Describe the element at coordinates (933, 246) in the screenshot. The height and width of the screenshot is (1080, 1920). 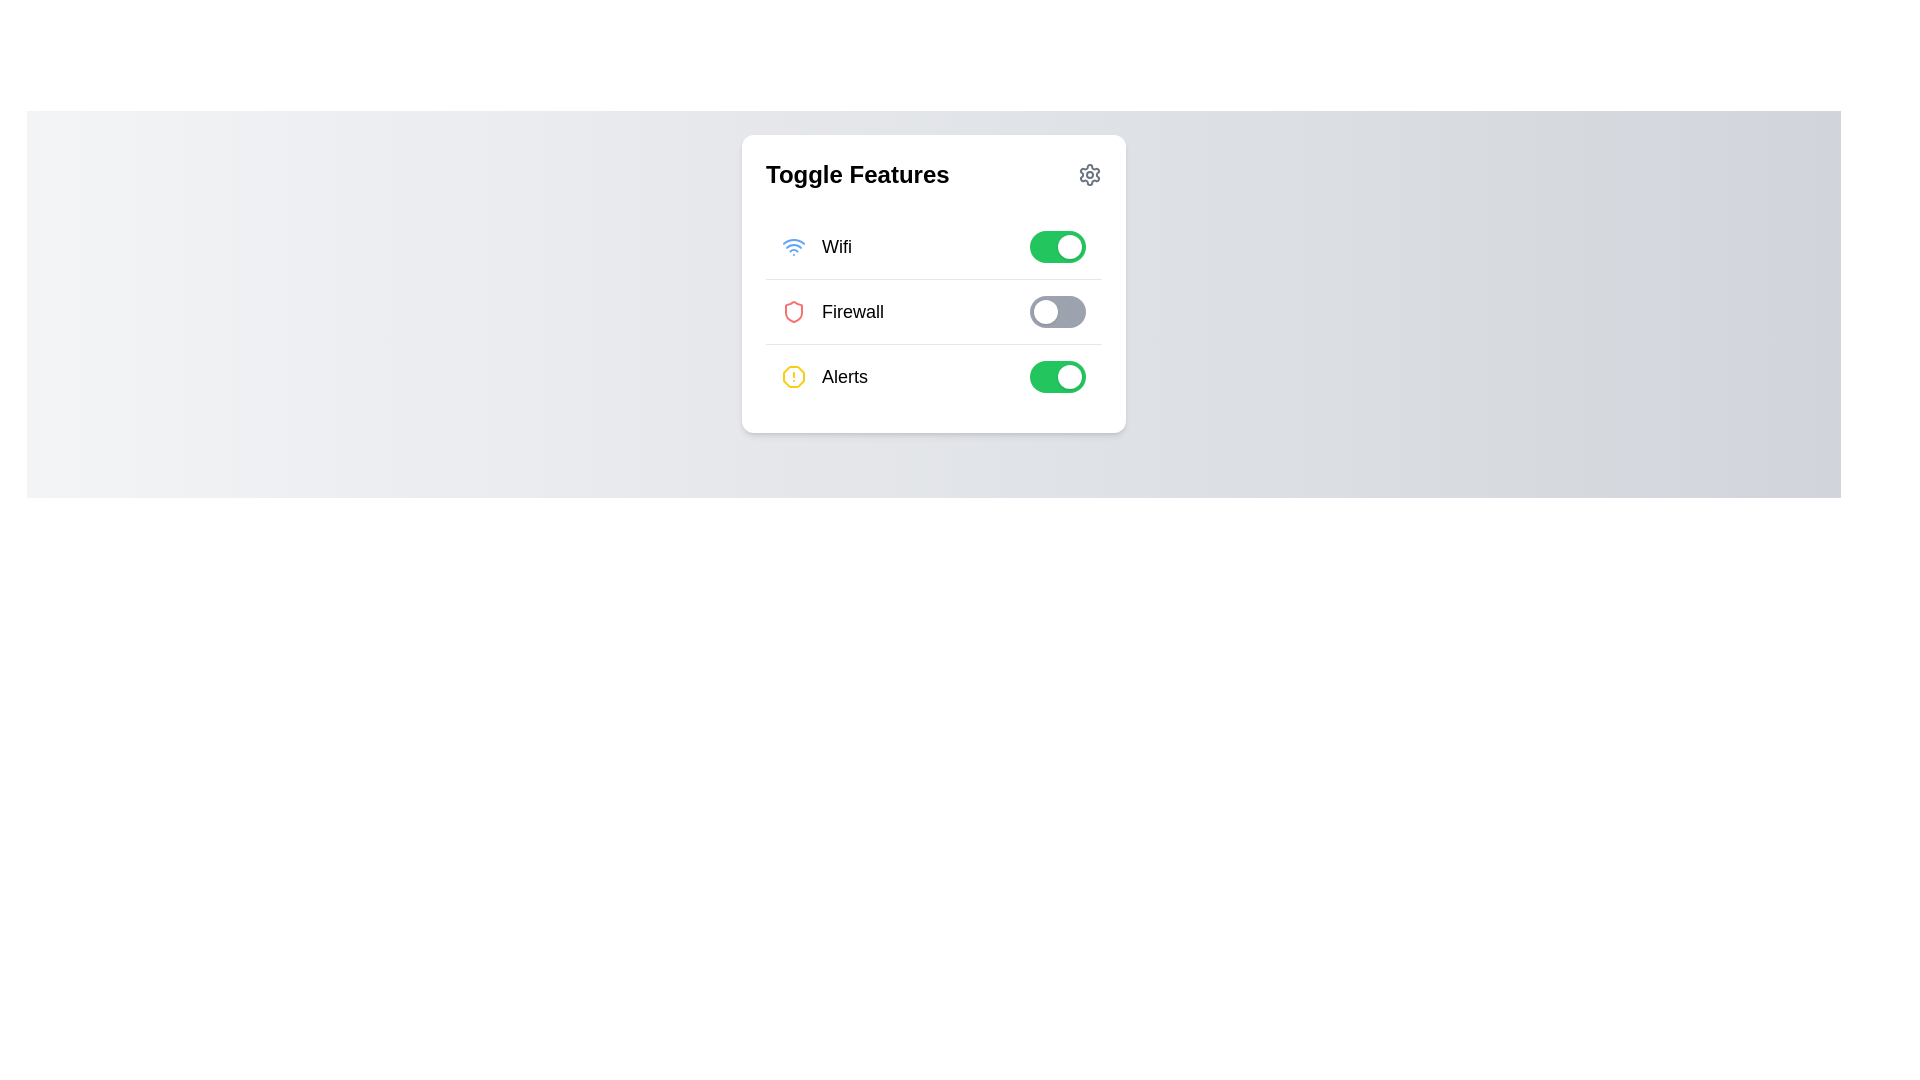
I see `the first row in the feature toggle interface that contains the Wifi toggle switch, which allows the user to enable or disable the Wifi feature` at that location.